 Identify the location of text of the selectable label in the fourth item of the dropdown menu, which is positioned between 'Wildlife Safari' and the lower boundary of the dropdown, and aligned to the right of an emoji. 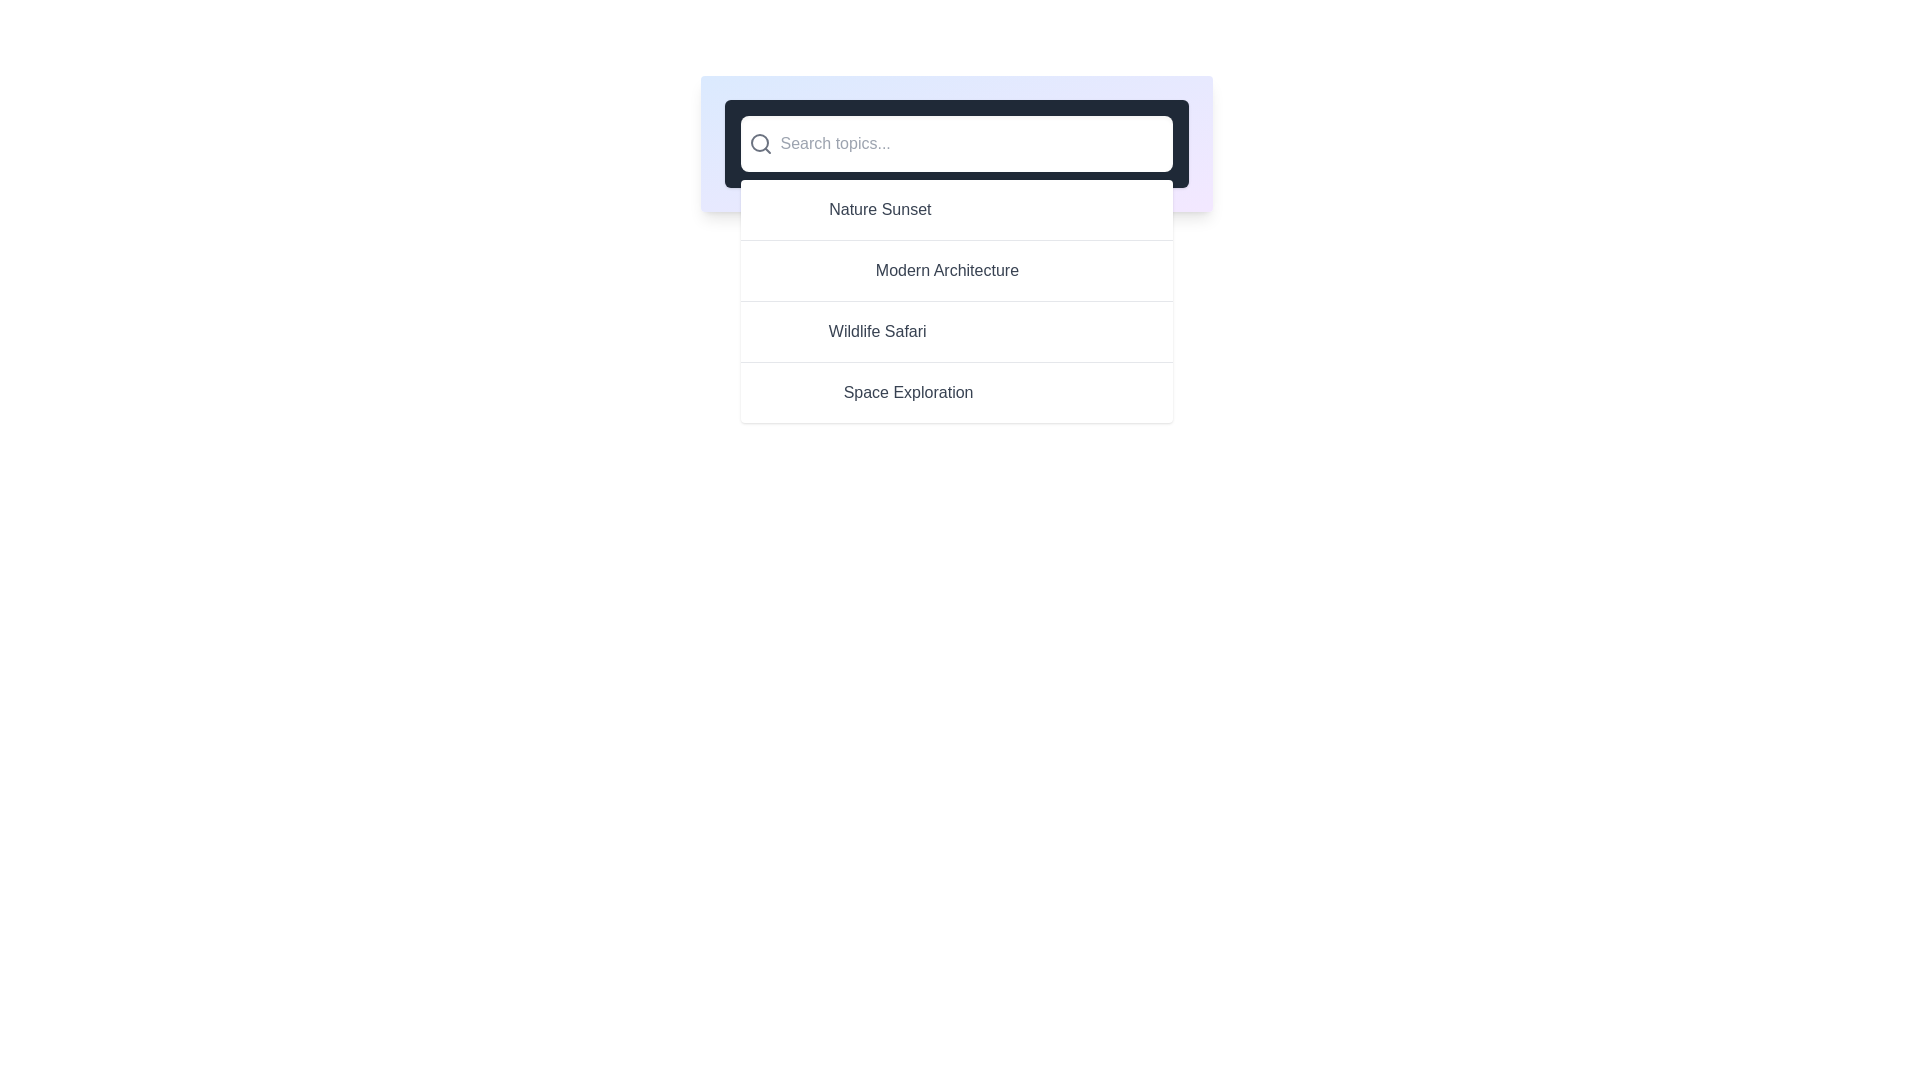
(907, 393).